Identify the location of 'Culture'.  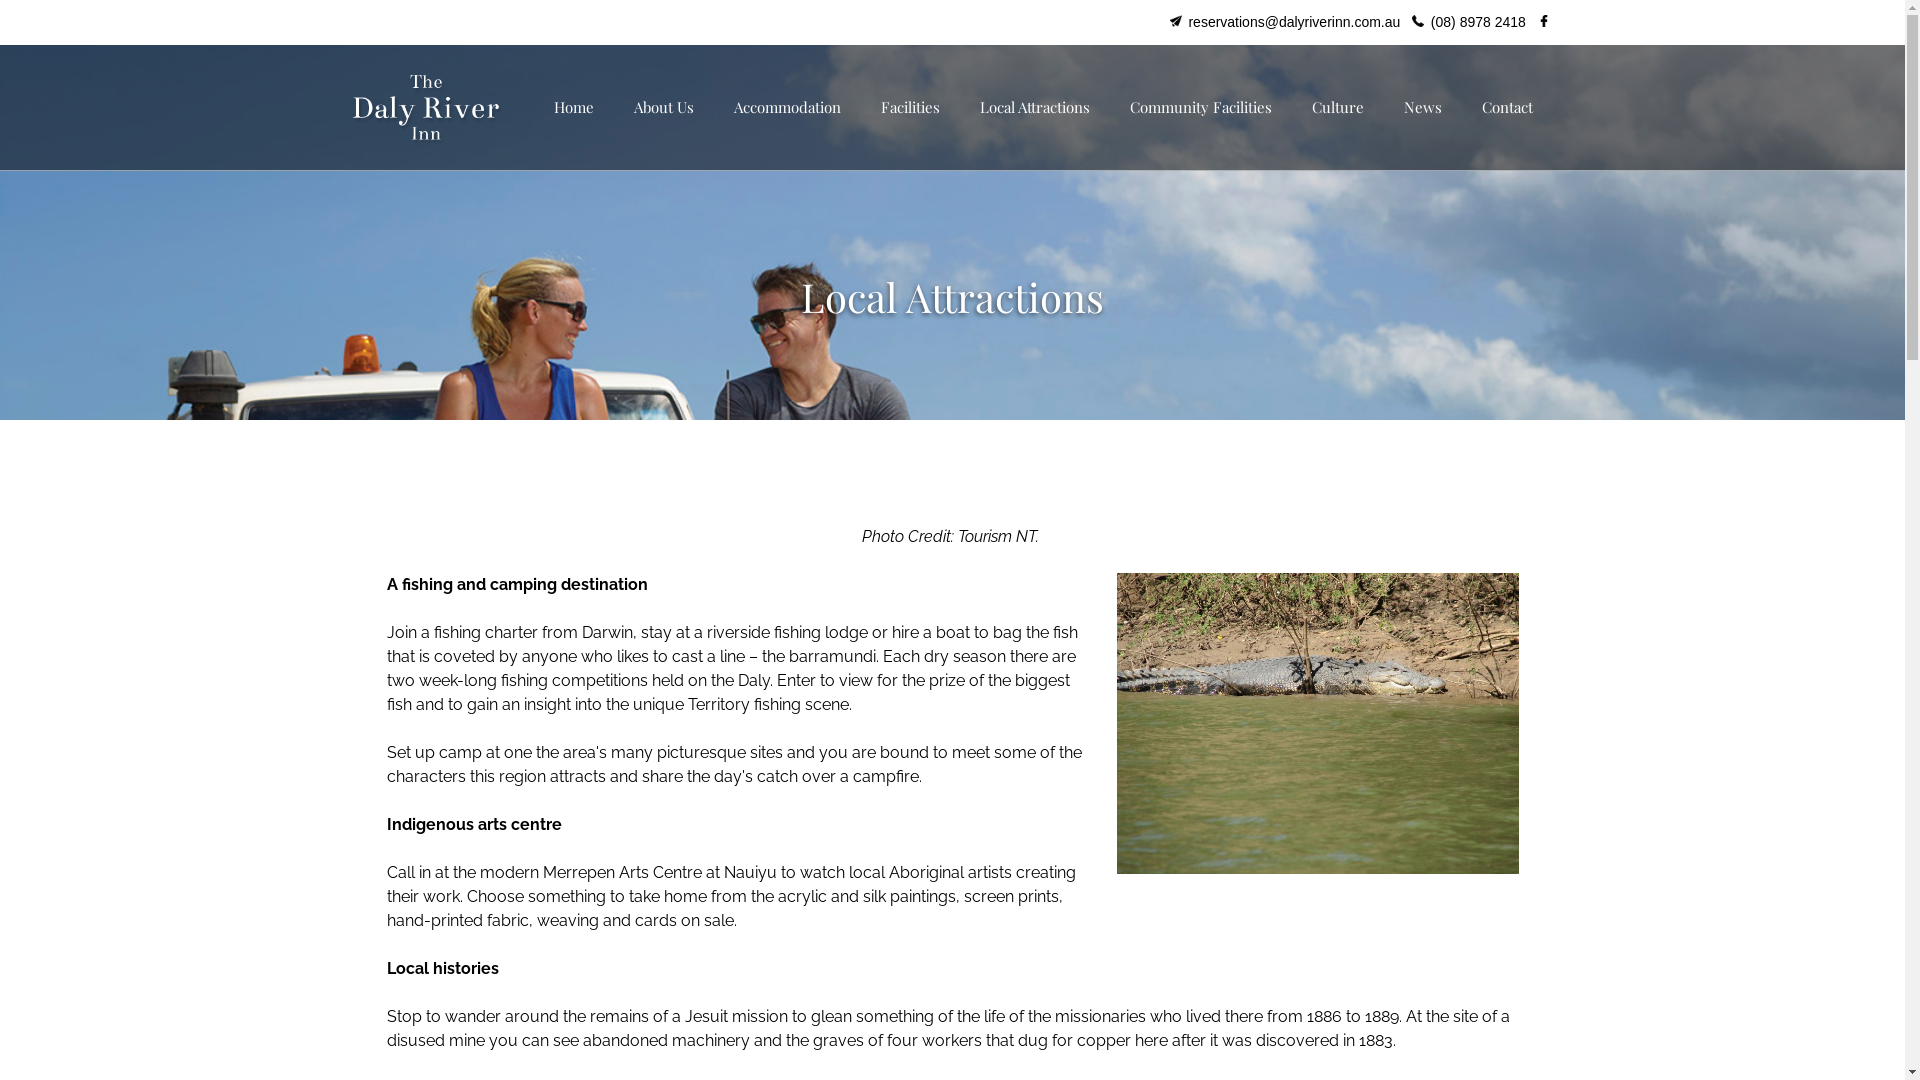
(1338, 107).